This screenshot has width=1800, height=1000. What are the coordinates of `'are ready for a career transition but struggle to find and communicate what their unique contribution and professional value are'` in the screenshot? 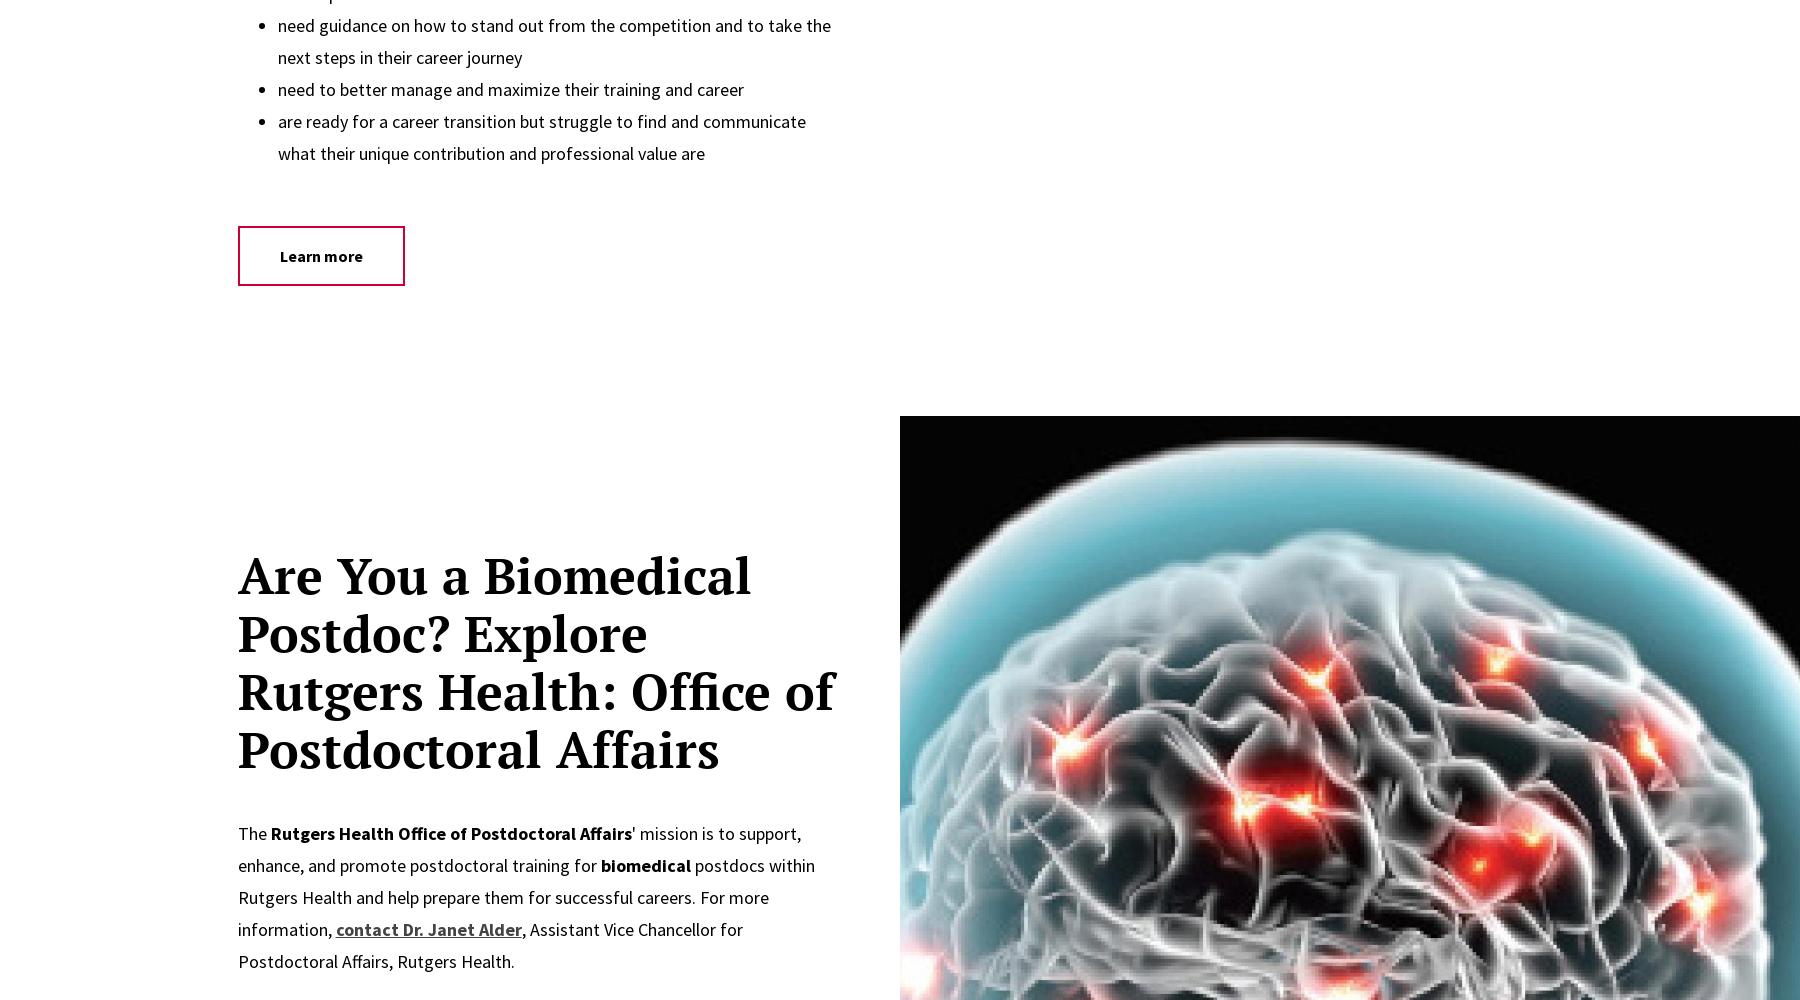 It's located at (276, 137).